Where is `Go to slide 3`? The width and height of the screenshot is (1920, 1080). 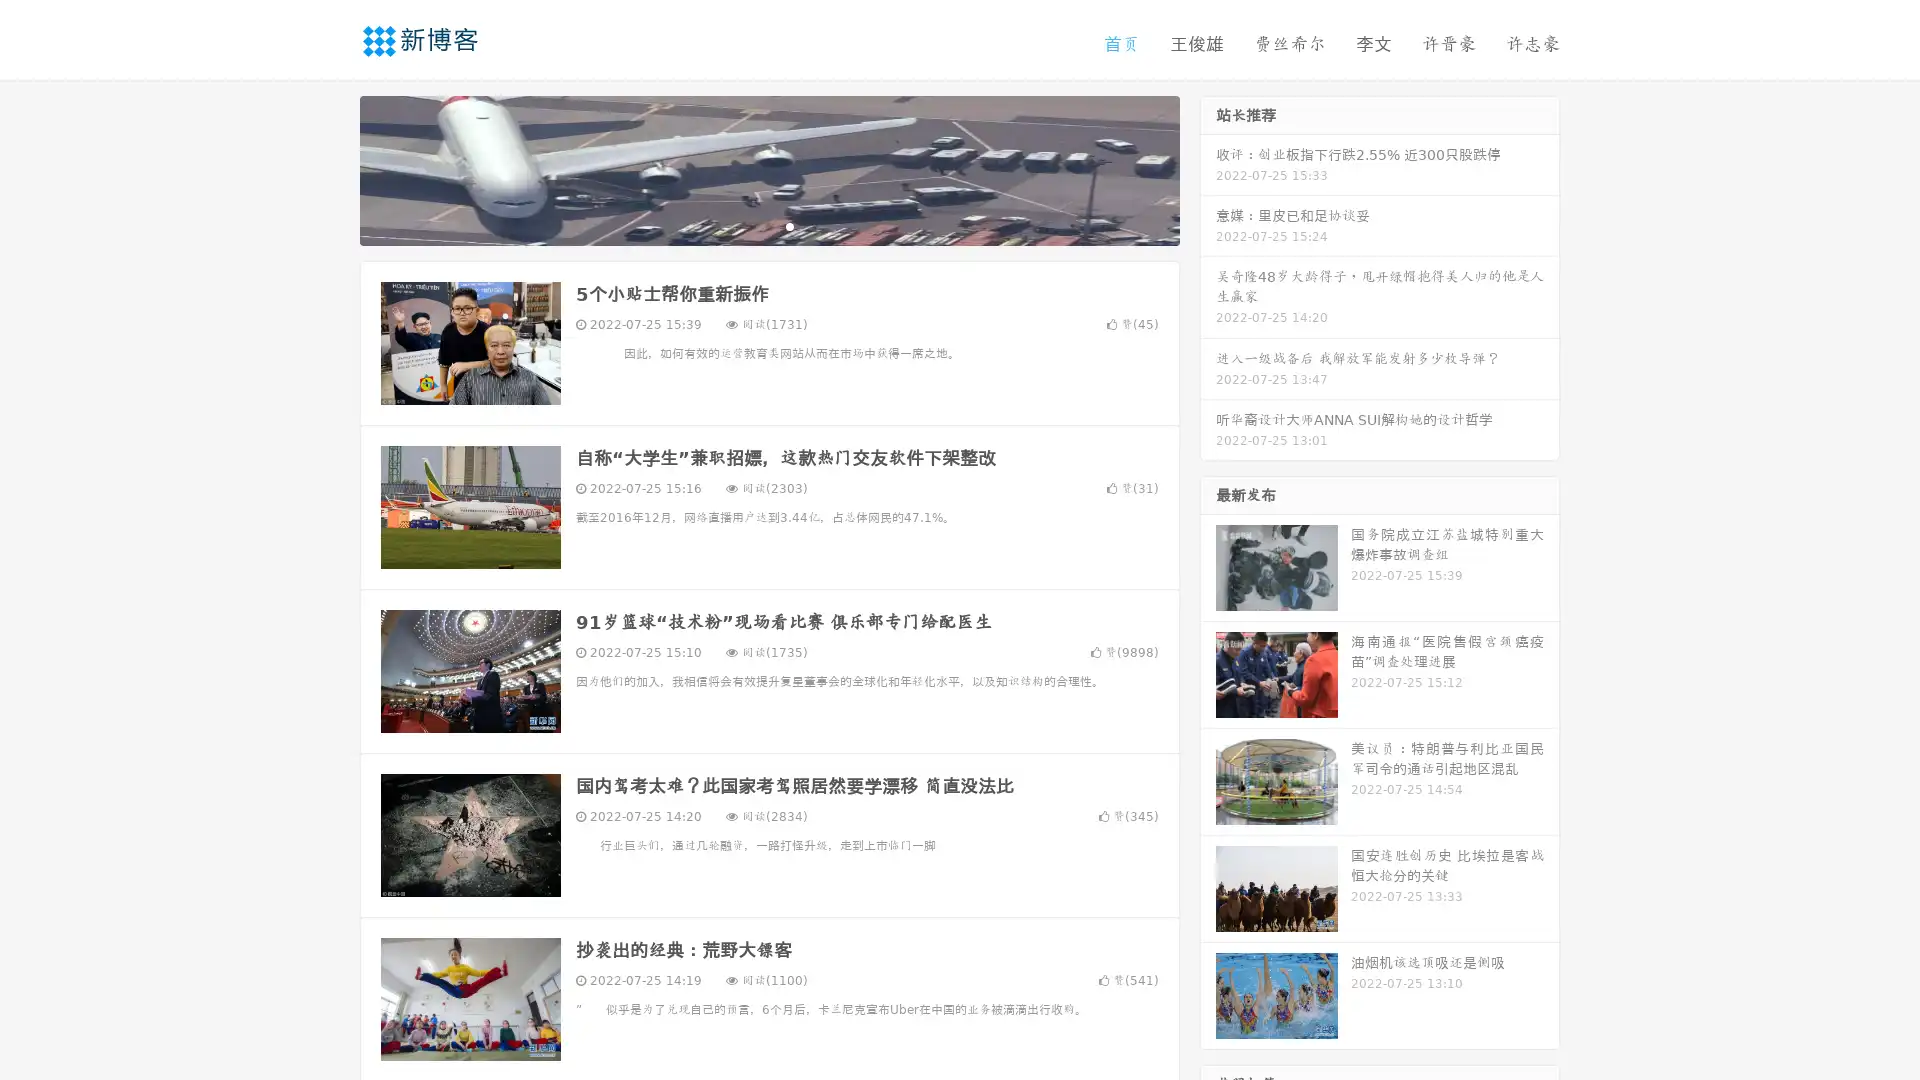
Go to slide 3 is located at coordinates (789, 225).